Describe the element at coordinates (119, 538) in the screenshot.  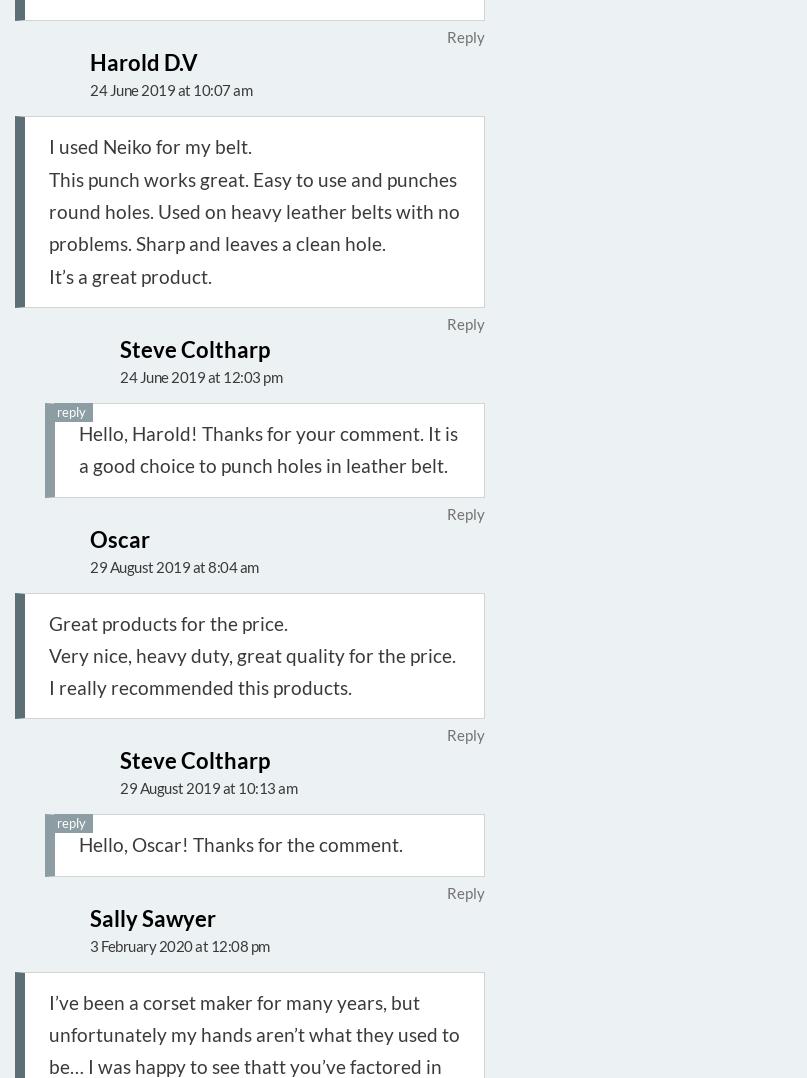
I see `'Oscar'` at that location.